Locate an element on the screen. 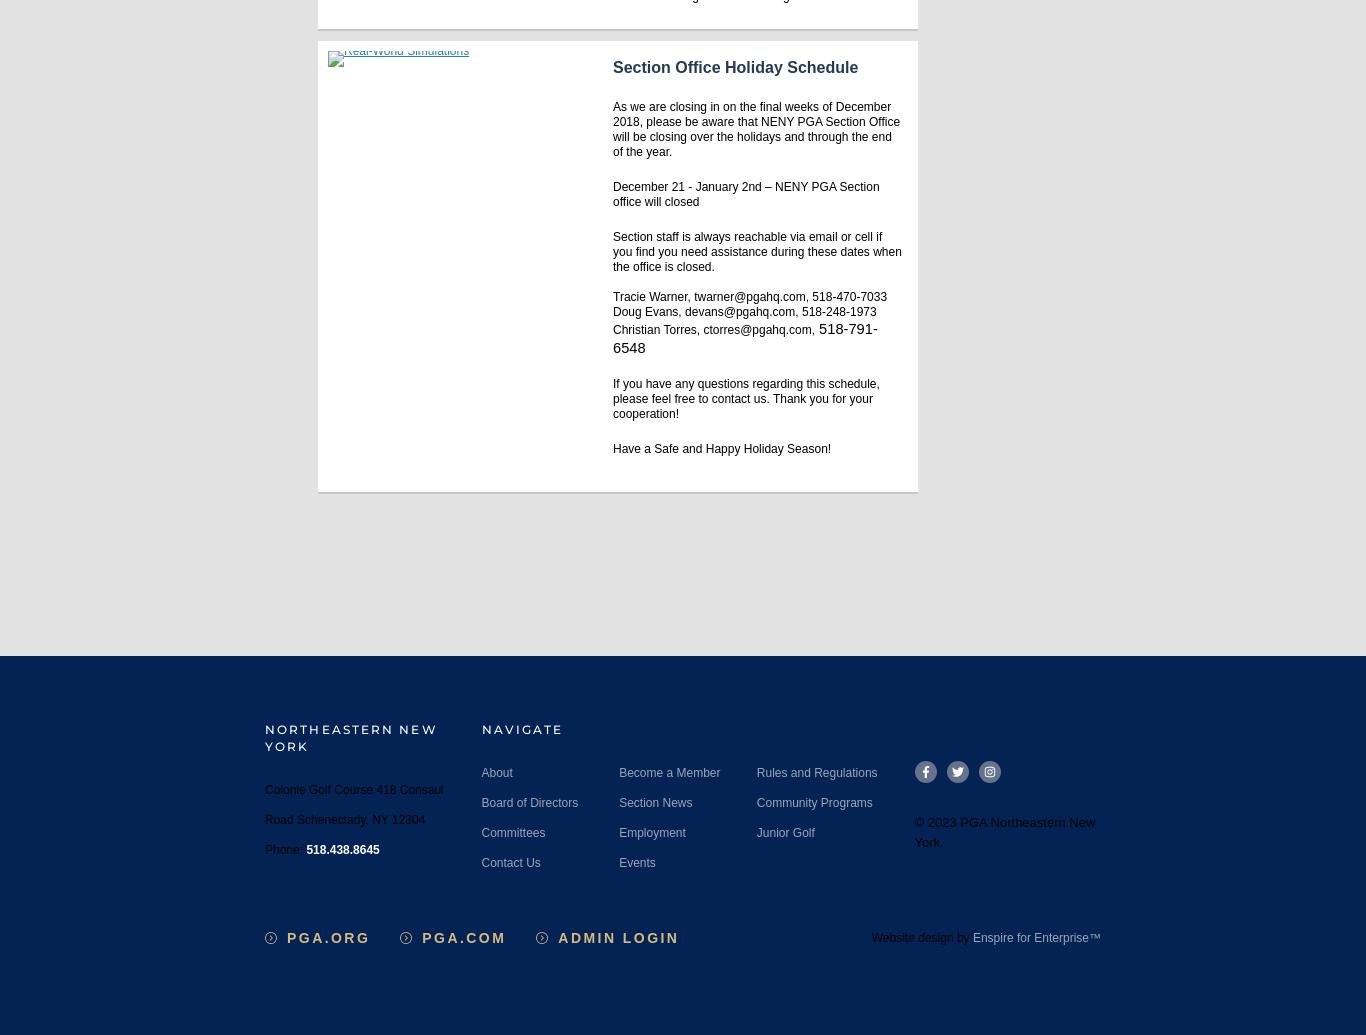 The width and height of the screenshot is (1366, 1035). 'If you have any questions regarding this schedule, please feel free to contact us. Thank you for your cooperation!' is located at coordinates (612, 397).